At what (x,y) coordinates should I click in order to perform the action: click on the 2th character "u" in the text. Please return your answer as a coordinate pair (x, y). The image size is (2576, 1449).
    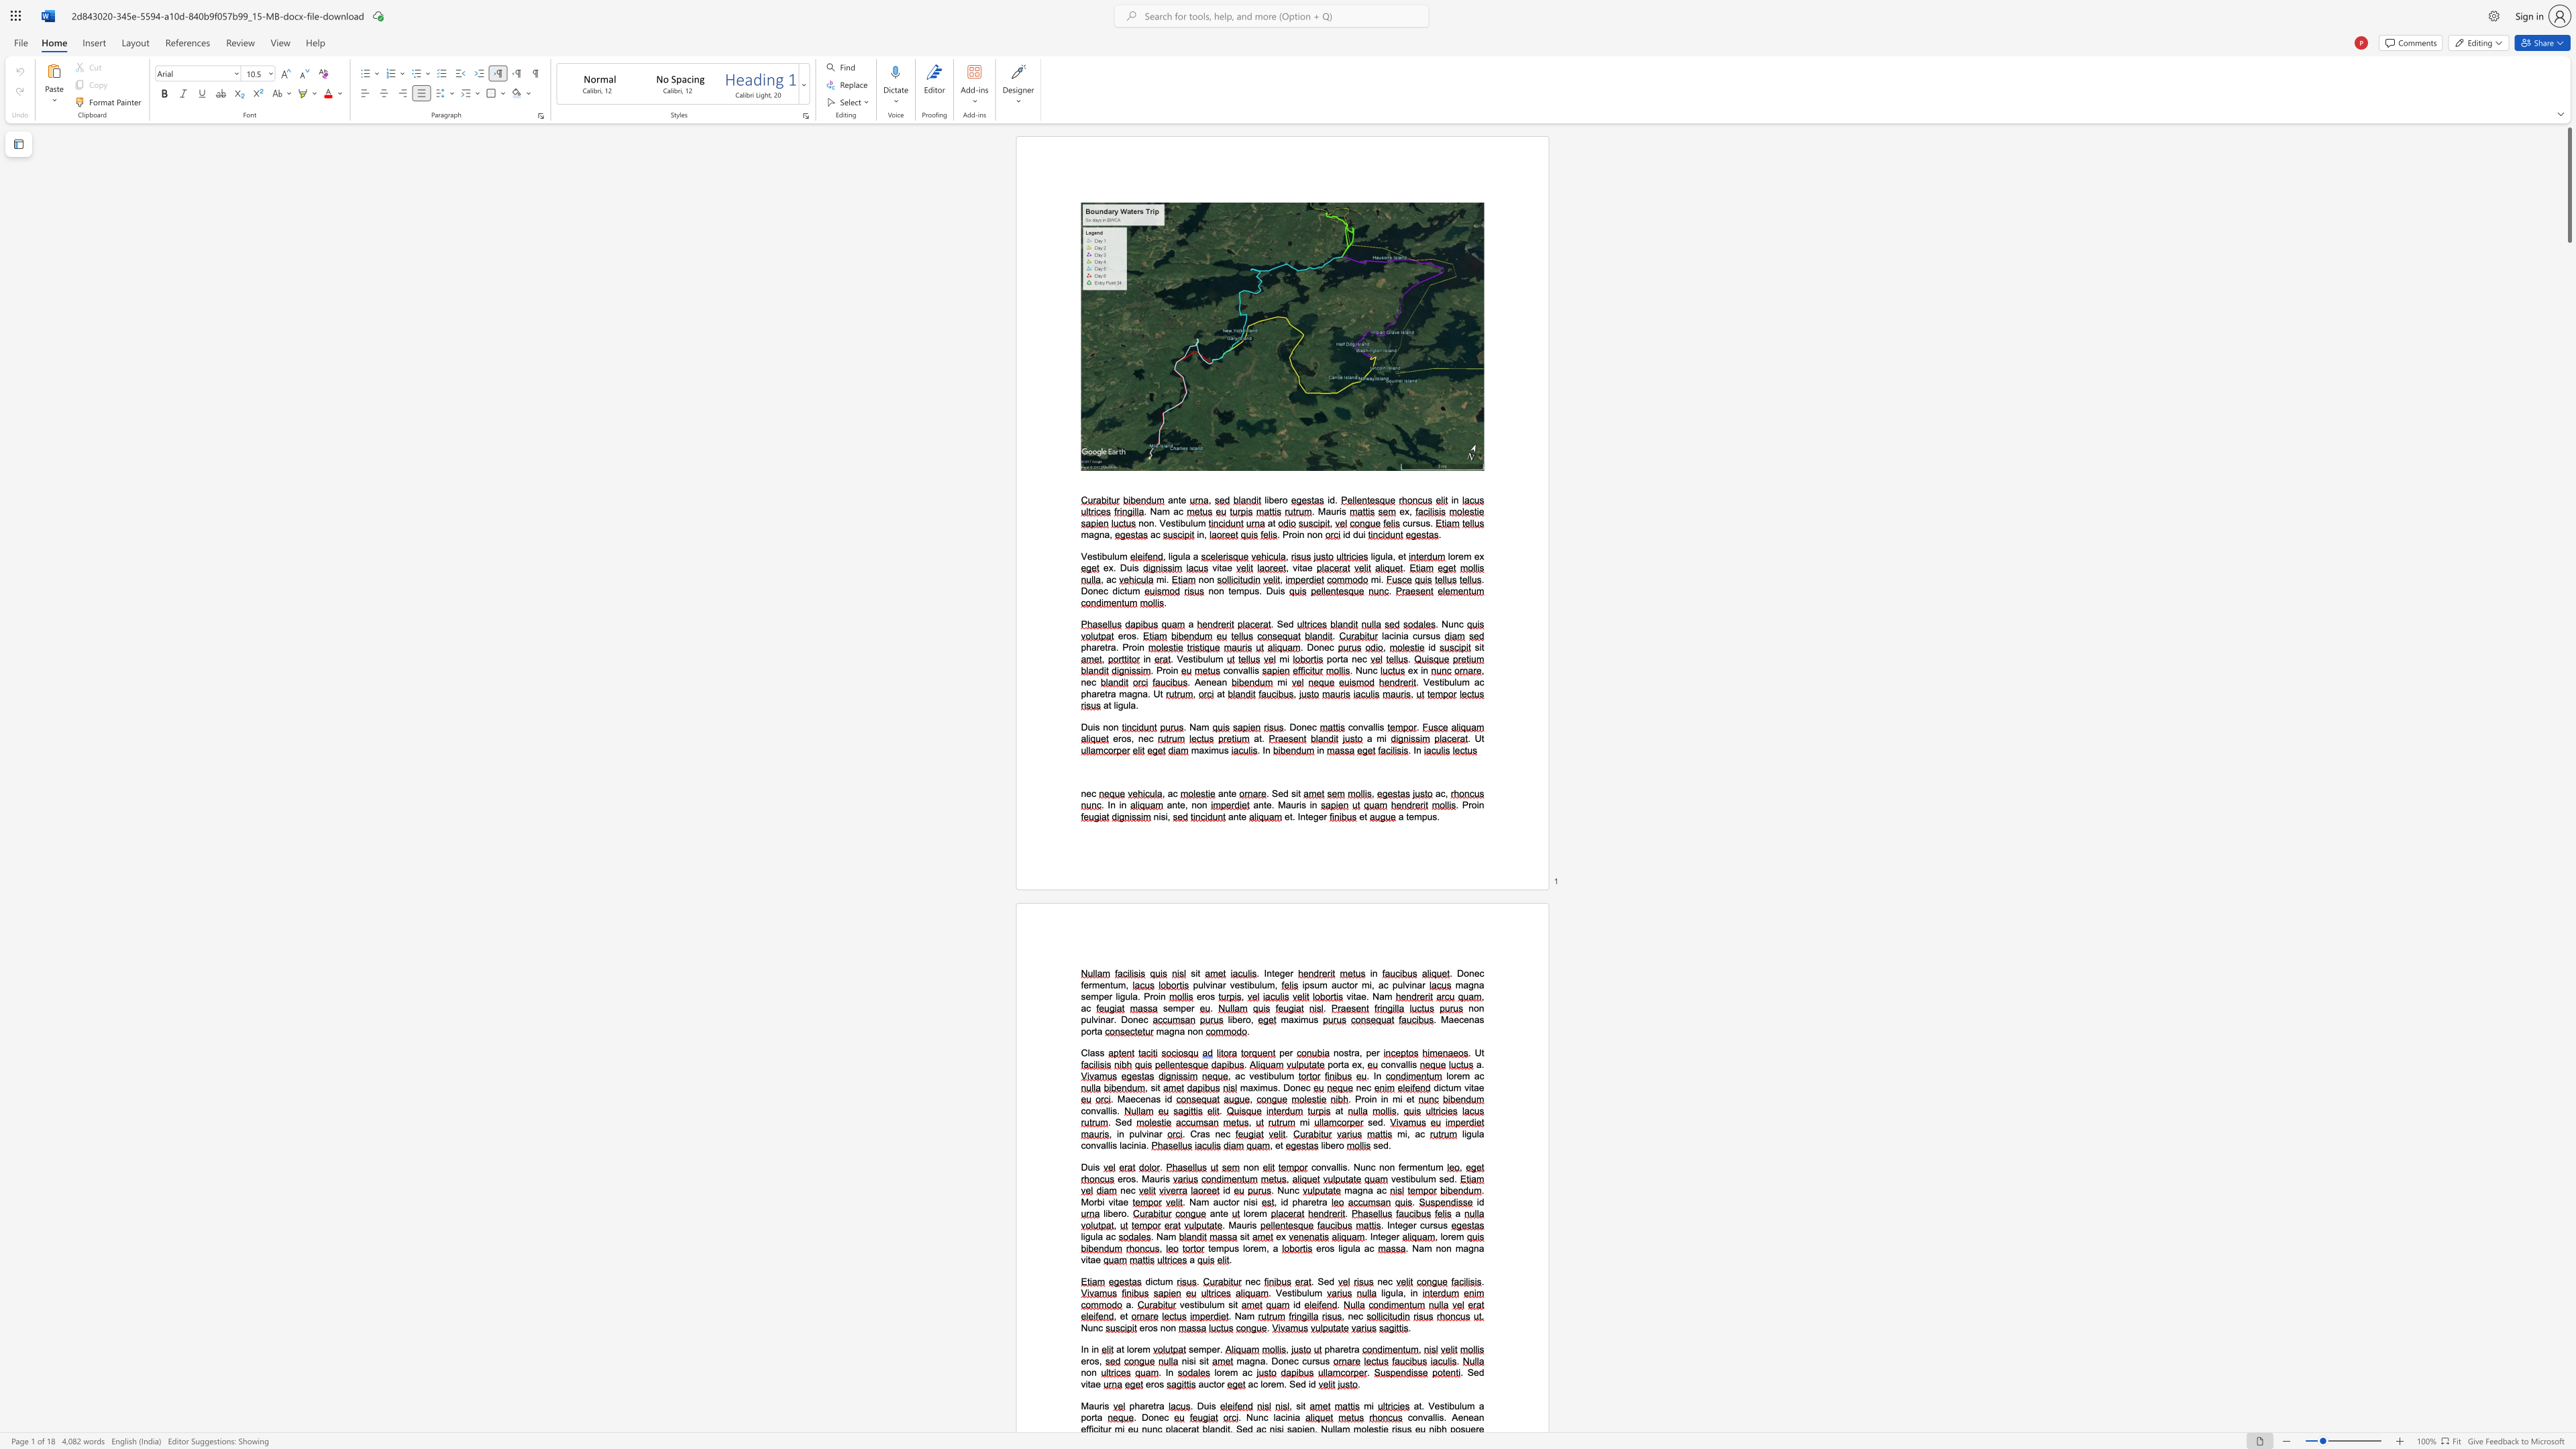
    Looking at the image, I should click on (1464, 1405).